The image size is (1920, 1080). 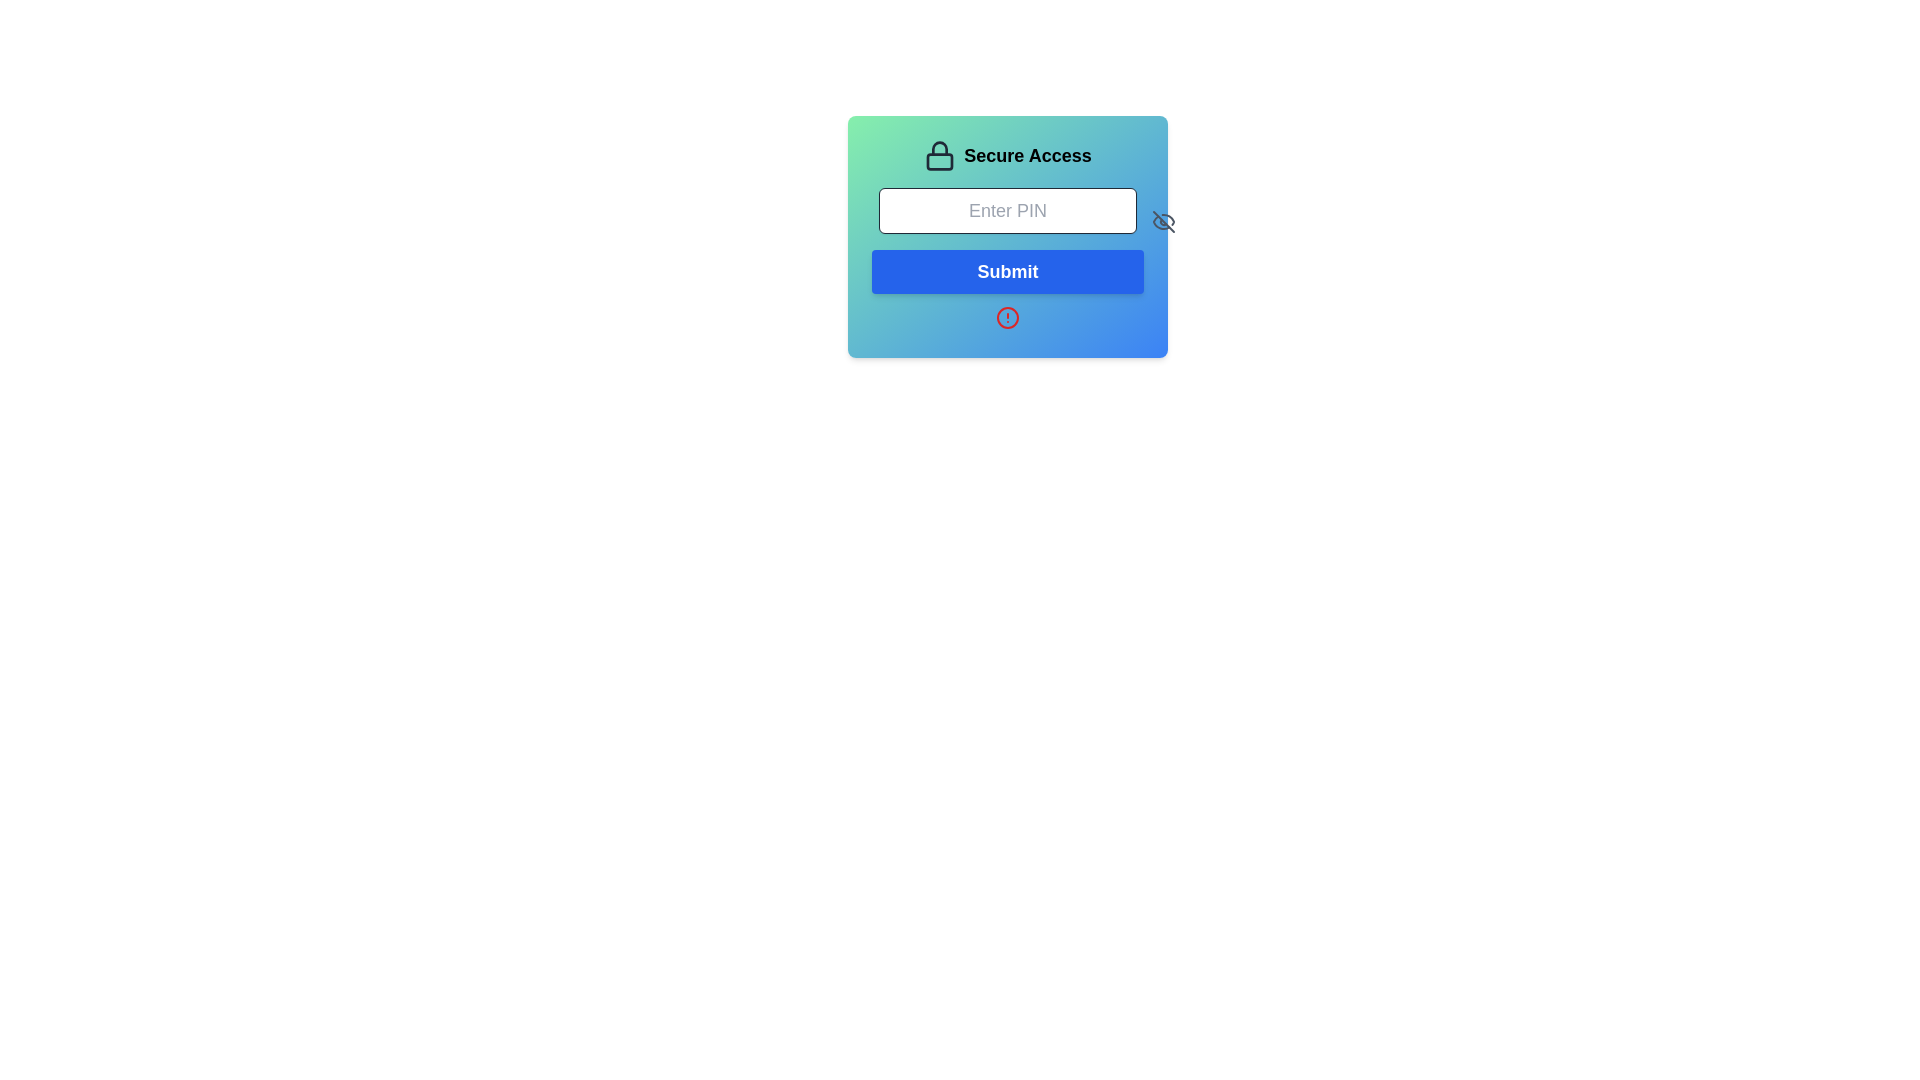 What do you see at coordinates (1163, 222) in the screenshot?
I see `the diagonal line of the 'eye-off' icon which is styled with a gray stroke, used for toggling visibility, positioned above the input field for PIN entry` at bounding box center [1163, 222].